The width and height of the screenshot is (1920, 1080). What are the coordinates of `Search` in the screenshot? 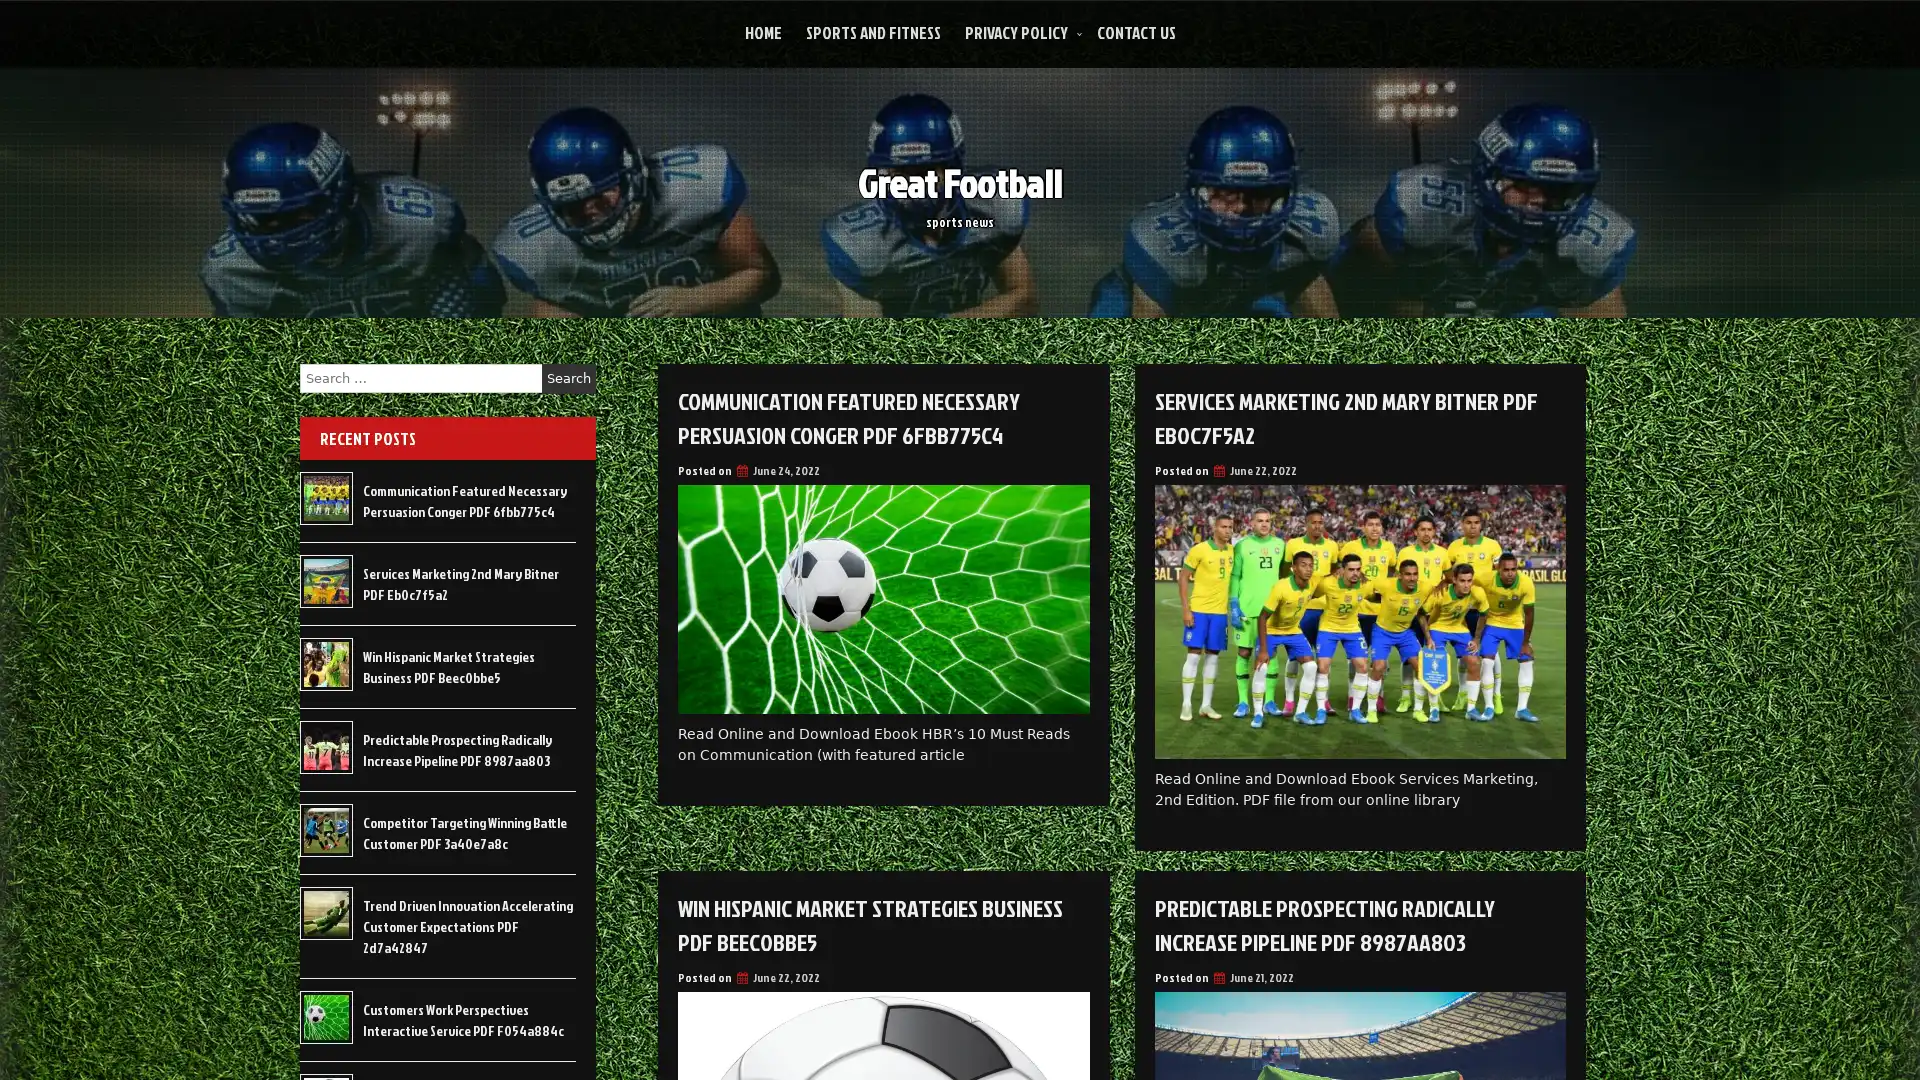 It's located at (568, 378).